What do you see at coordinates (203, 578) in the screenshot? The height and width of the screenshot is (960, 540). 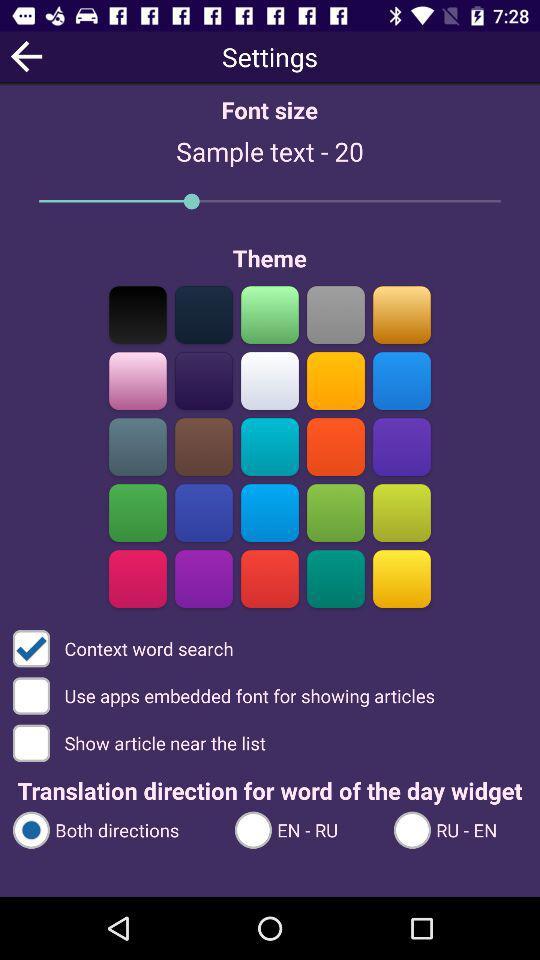 I see `theme color` at bounding box center [203, 578].